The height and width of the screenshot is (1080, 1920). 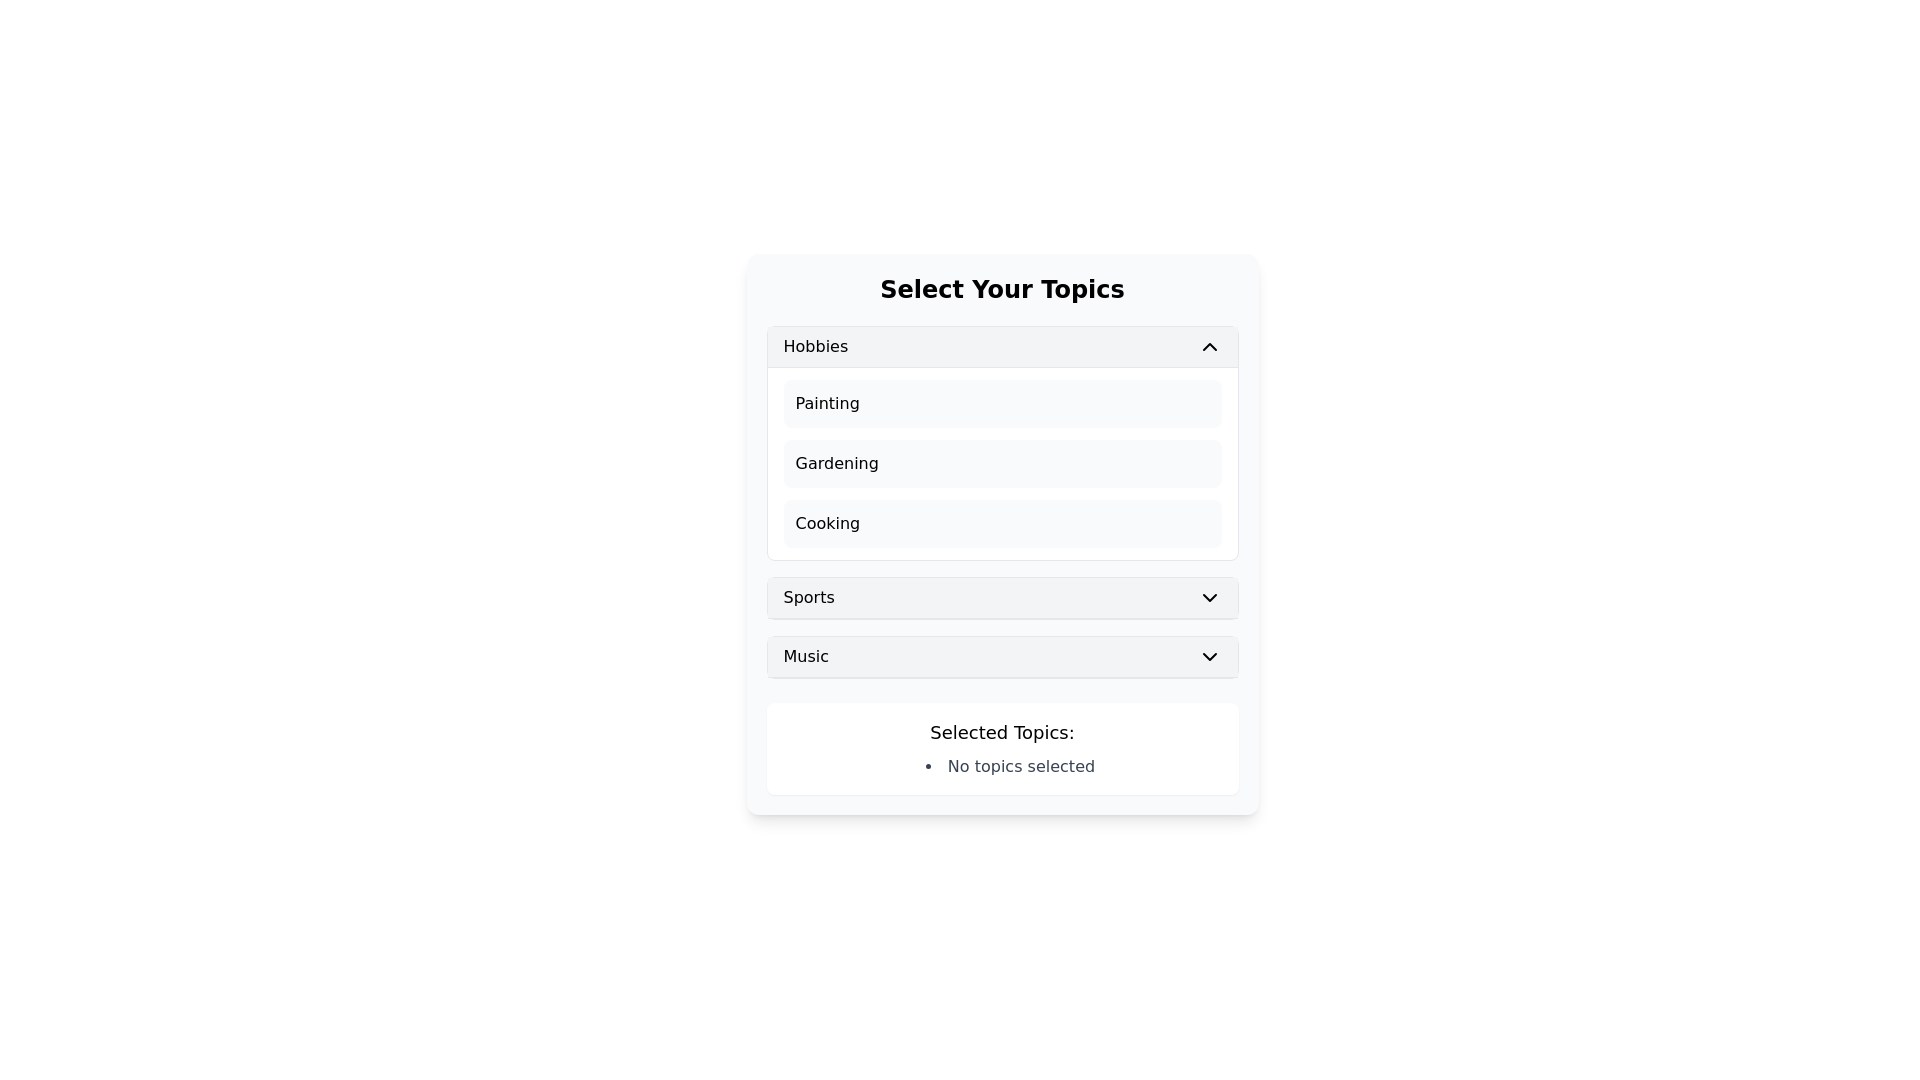 What do you see at coordinates (827, 404) in the screenshot?
I see `the 'Painting' text label, which is the first option in the 'Hobbies' category under the 'Select Your Topics' section` at bounding box center [827, 404].